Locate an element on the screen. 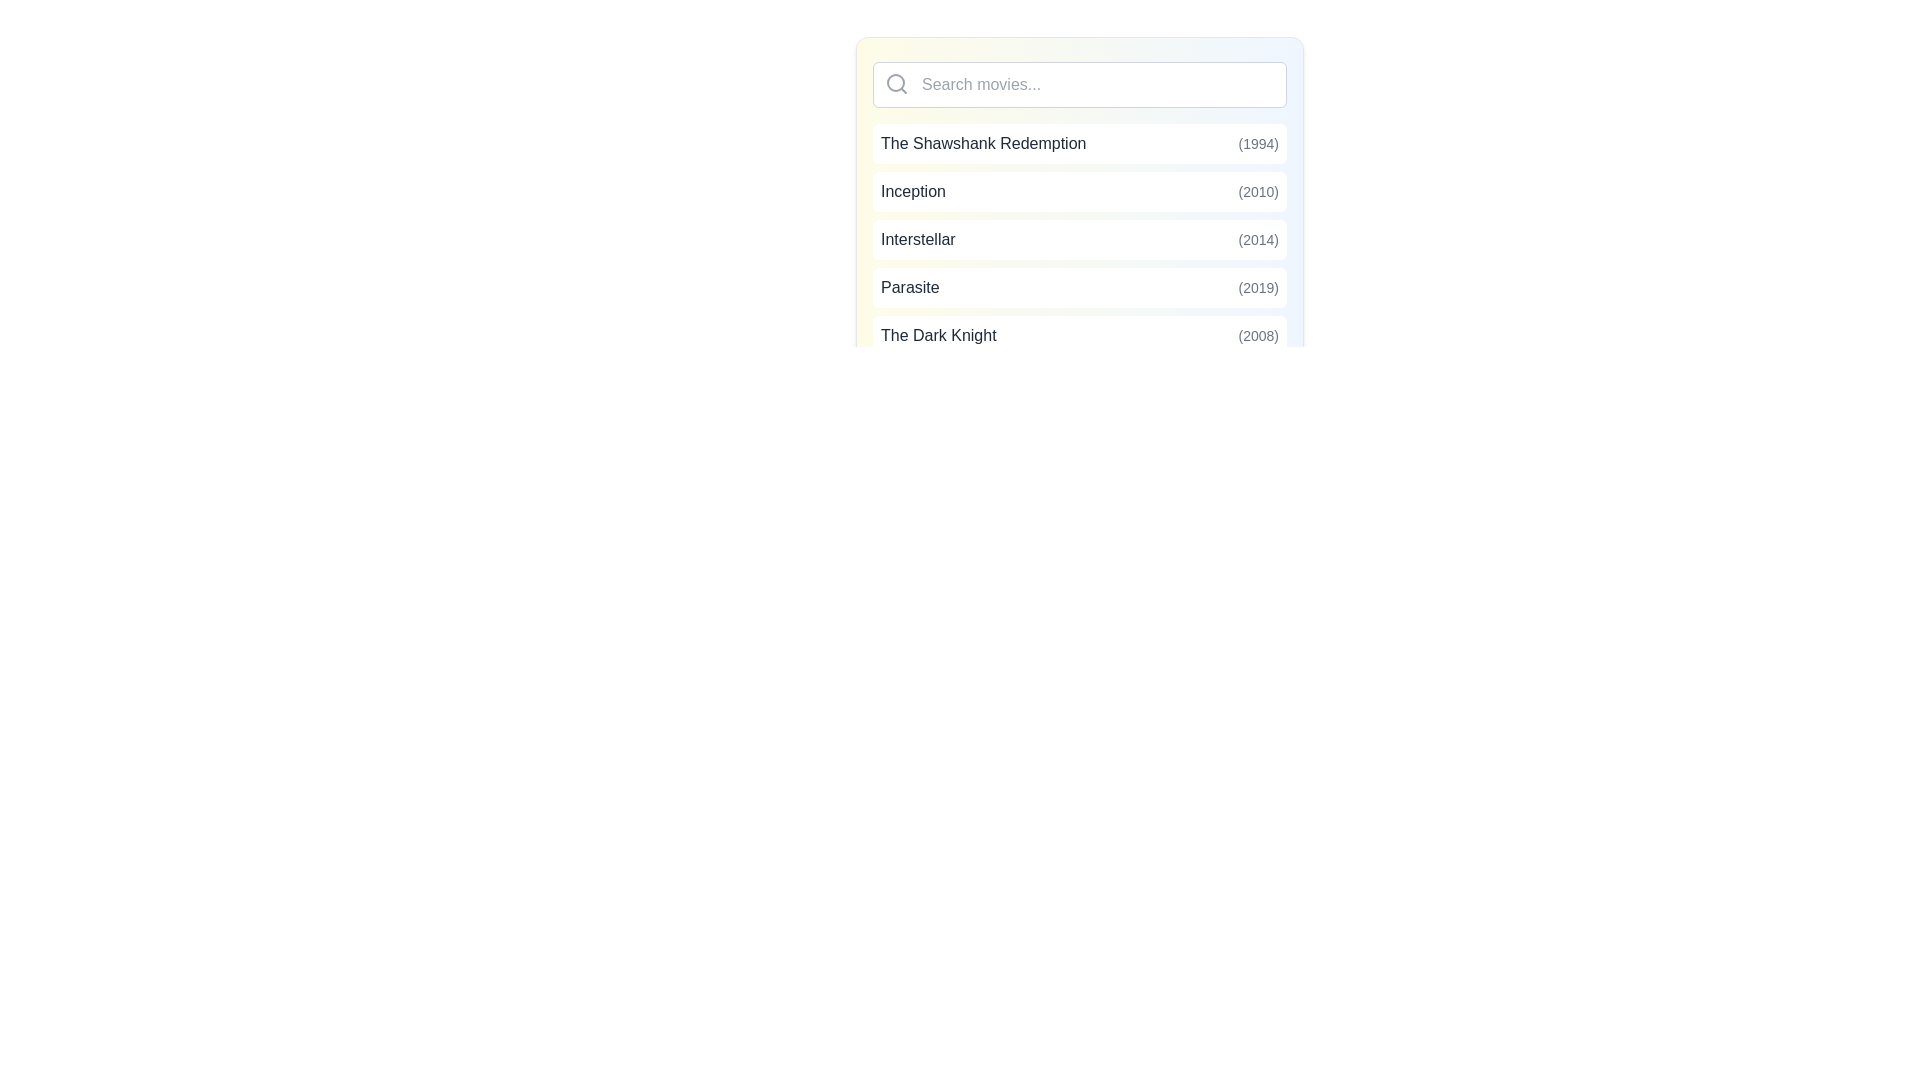 The height and width of the screenshot is (1080, 1920). text label displaying the title 'Interstellar' which is the third item in the list of movie titles within the application interface is located at coordinates (917, 238).